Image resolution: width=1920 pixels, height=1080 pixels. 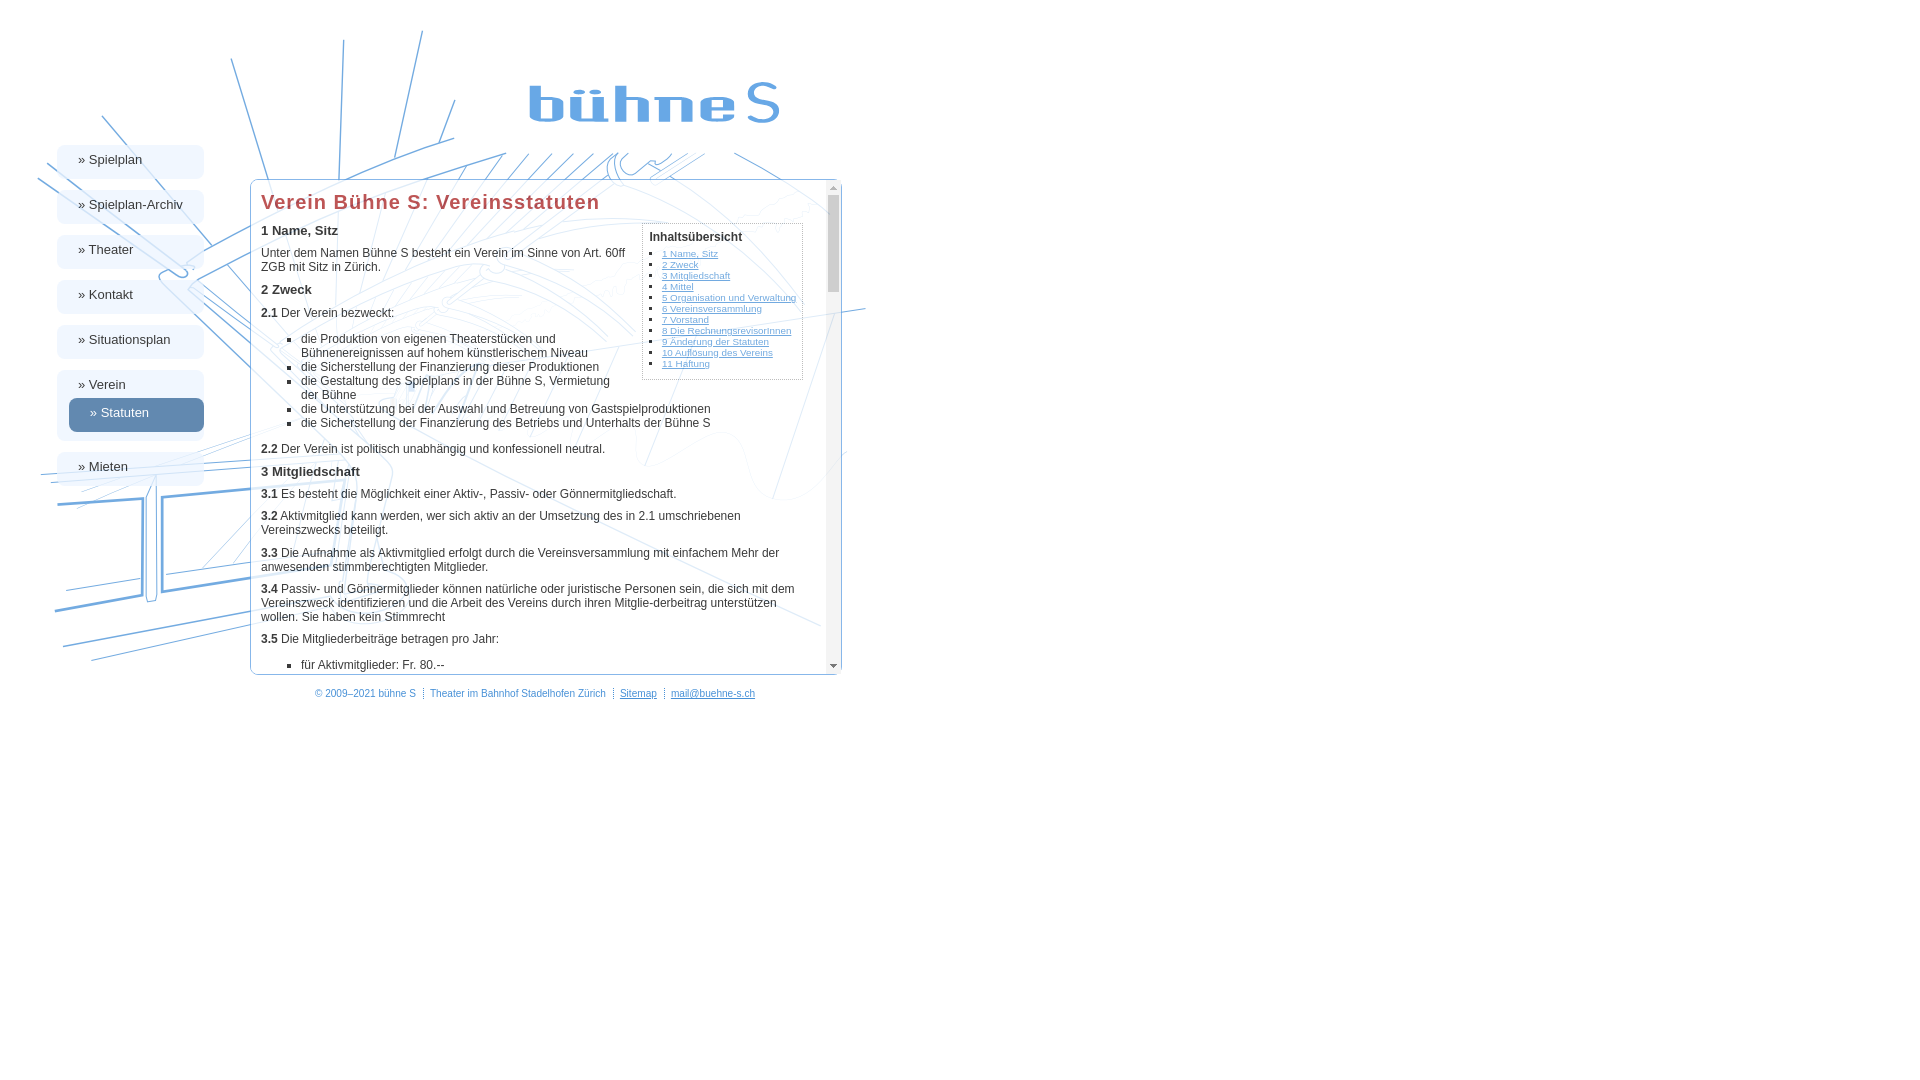 What do you see at coordinates (1895, 1068) in the screenshot?
I see `'bearbeiten'` at bounding box center [1895, 1068].